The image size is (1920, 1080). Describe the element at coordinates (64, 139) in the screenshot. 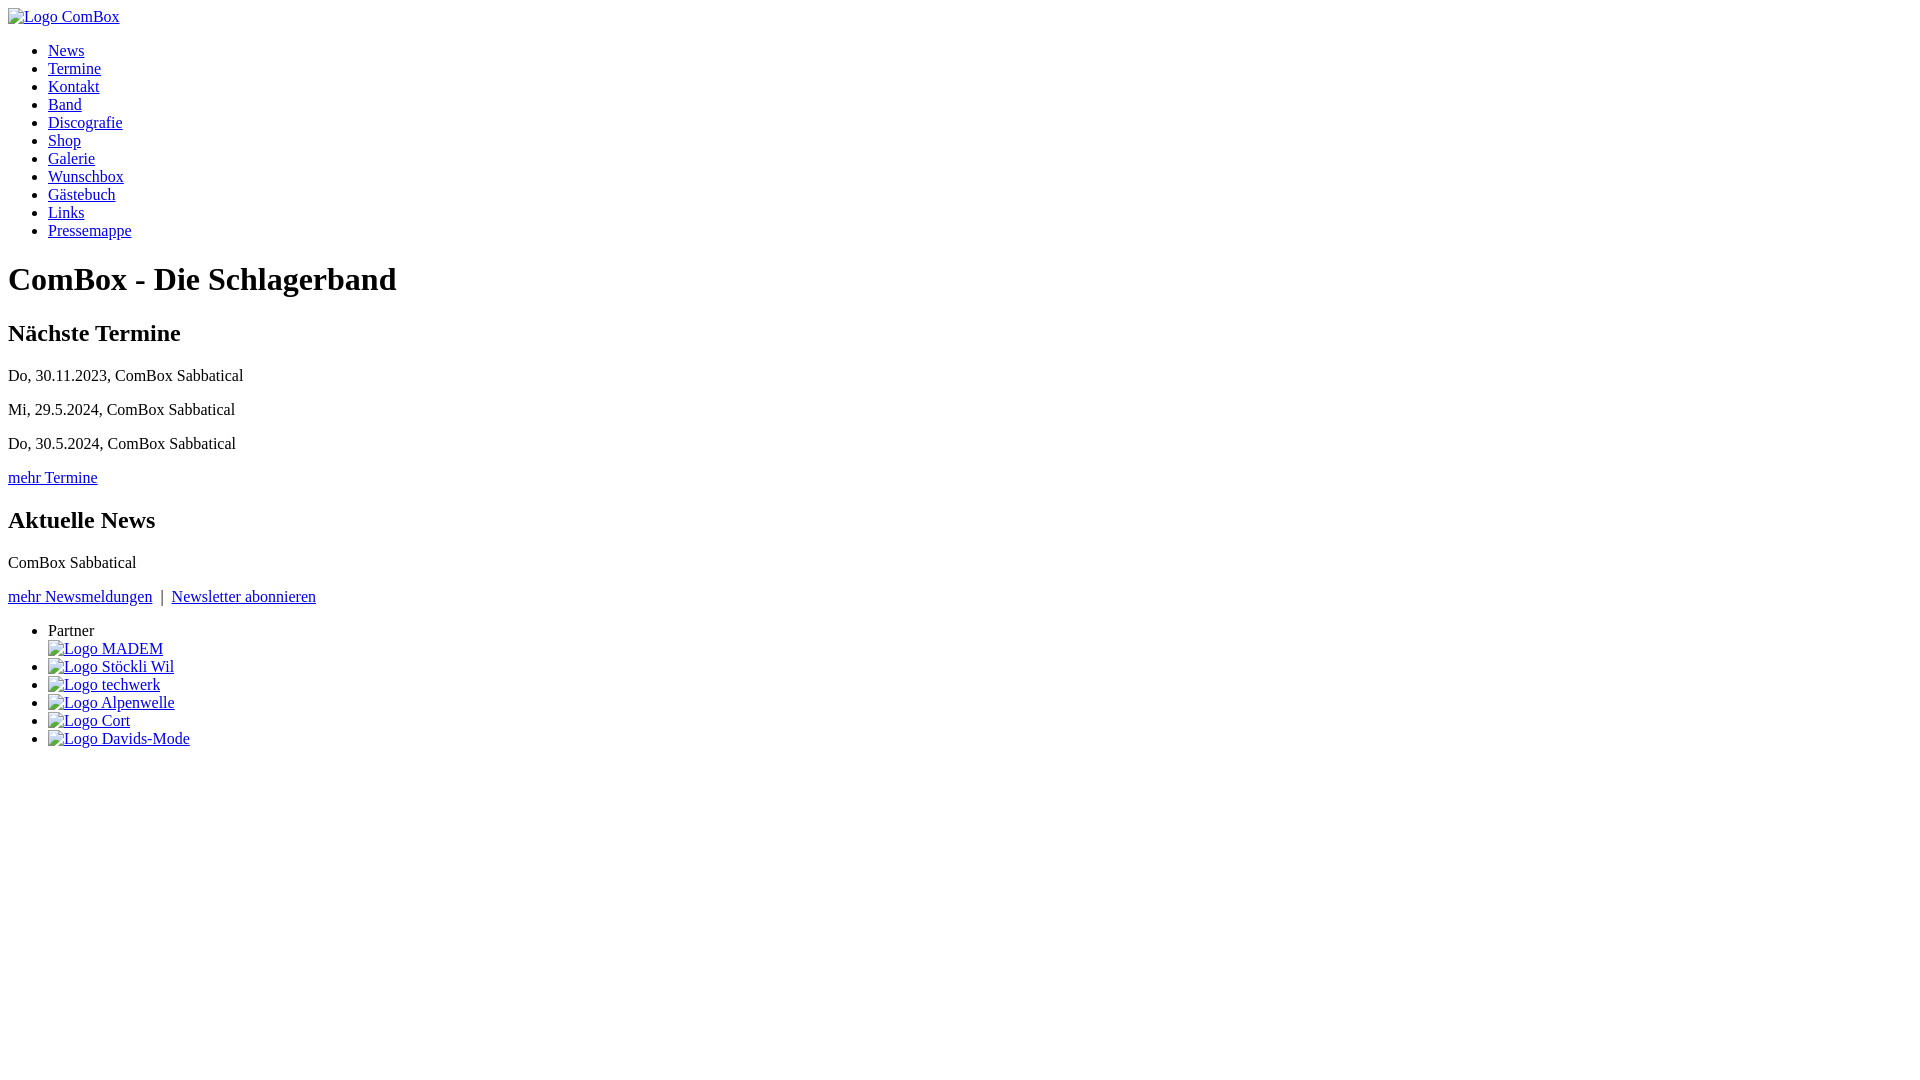

I see `'Shop'` at that location.